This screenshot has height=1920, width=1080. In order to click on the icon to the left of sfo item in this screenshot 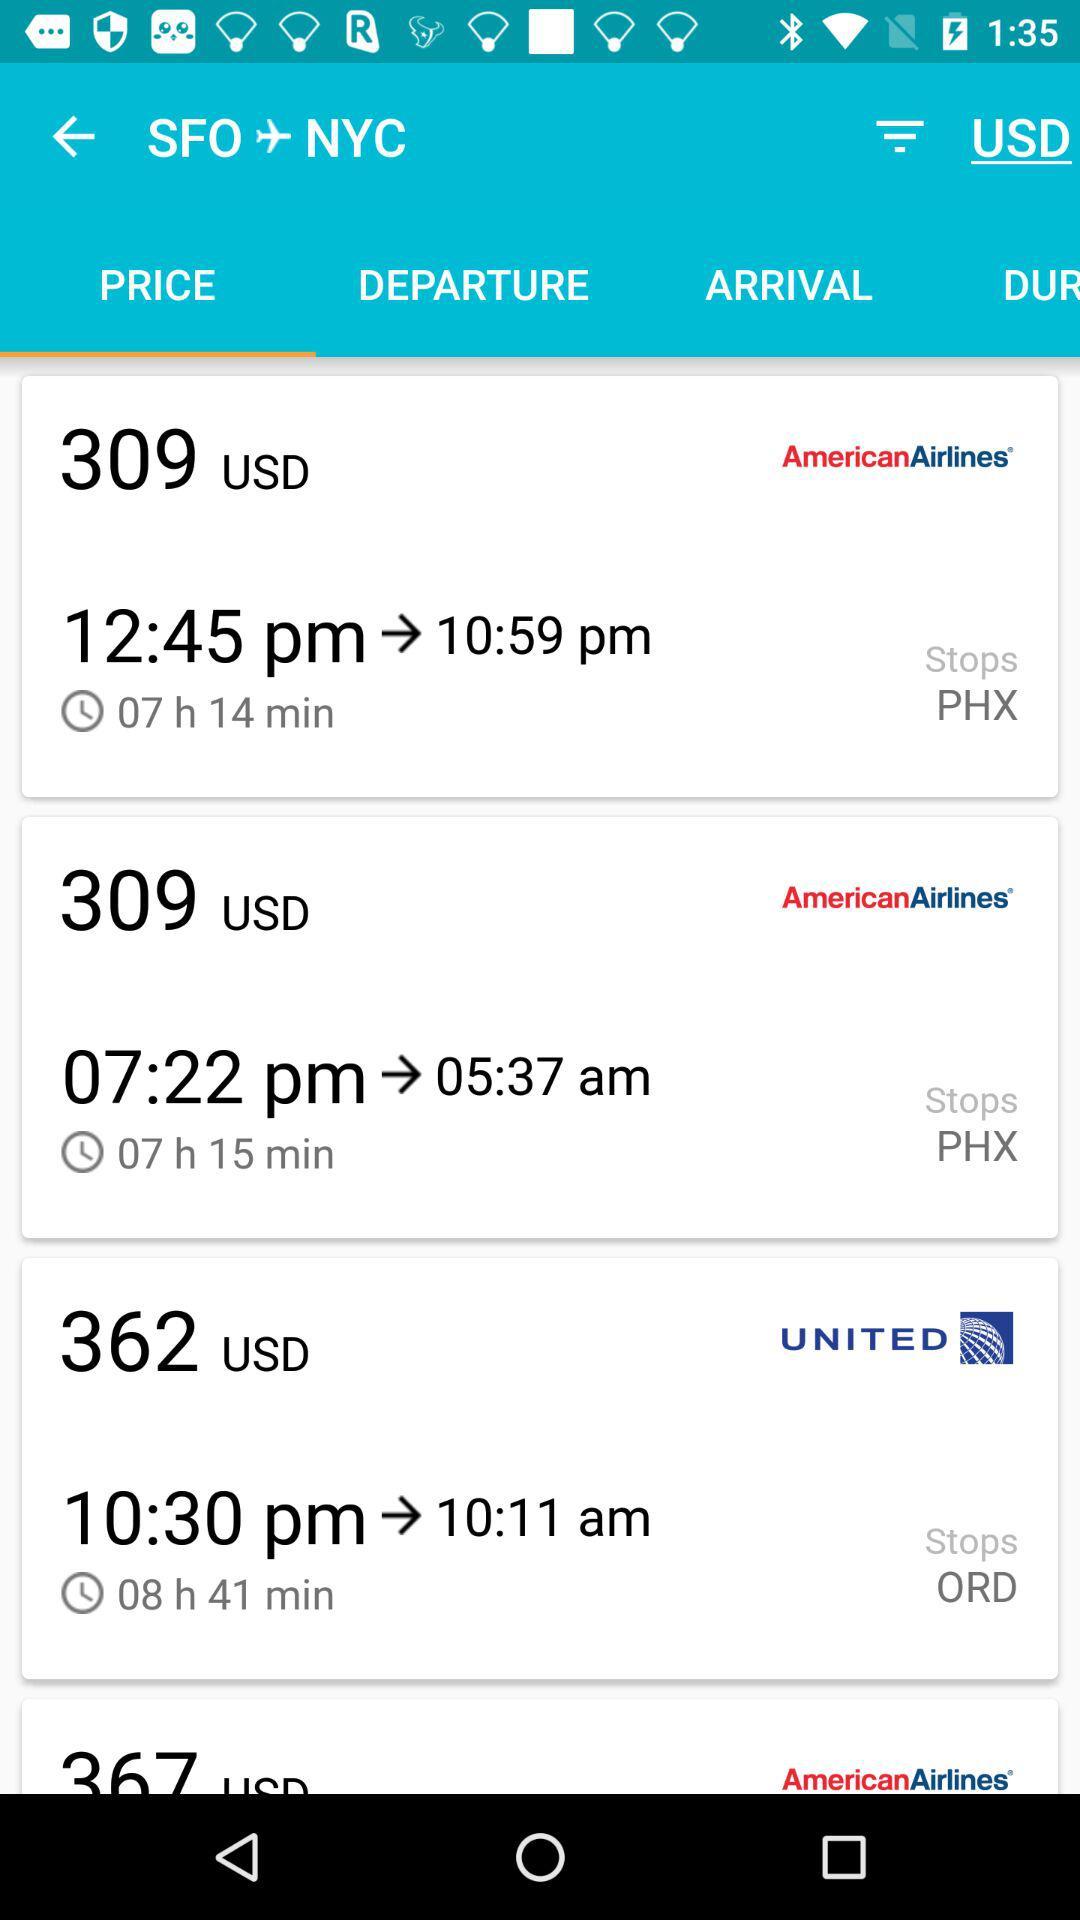, I will do `click(72, 135)`.